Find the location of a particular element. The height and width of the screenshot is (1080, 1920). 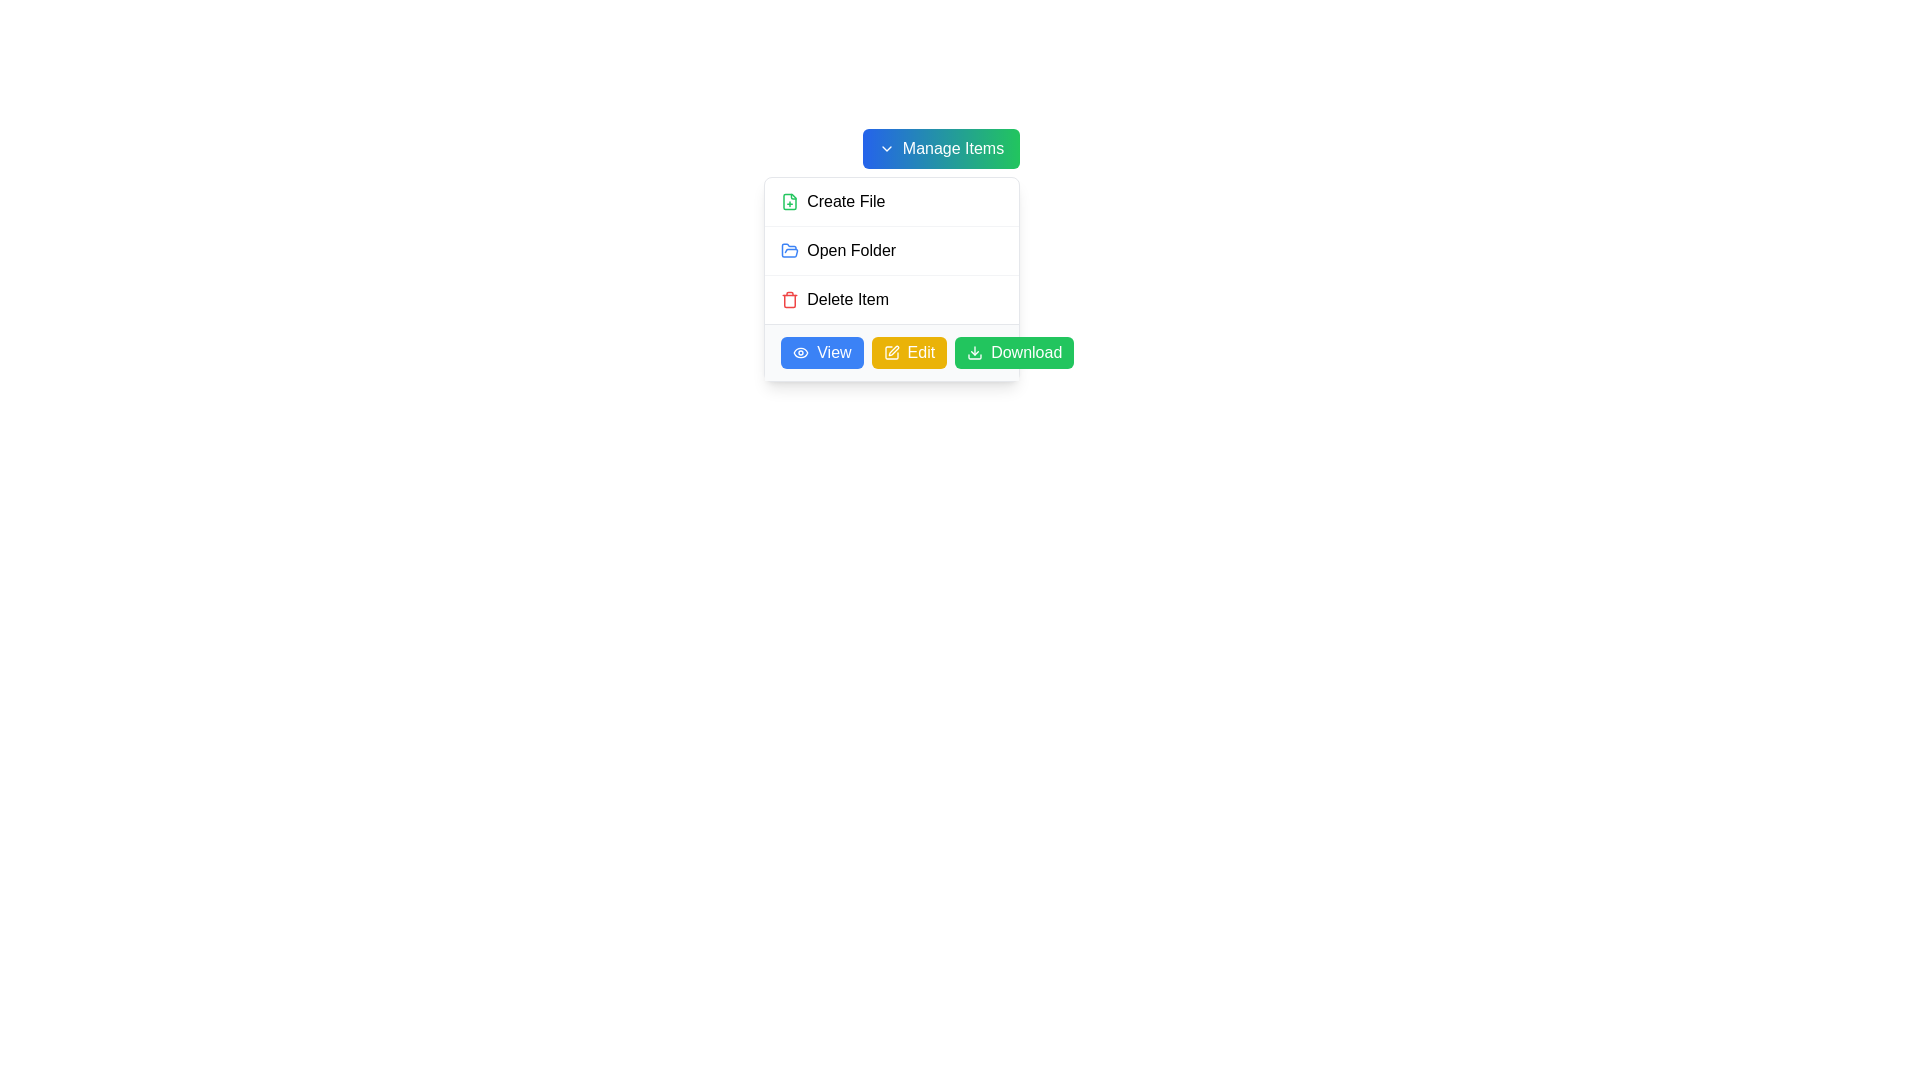

the 'Delete' button, which is the third item in the 'Manage Items' dropdown menu located below the 'Open Folder' option is located at coordinates (891, 299).